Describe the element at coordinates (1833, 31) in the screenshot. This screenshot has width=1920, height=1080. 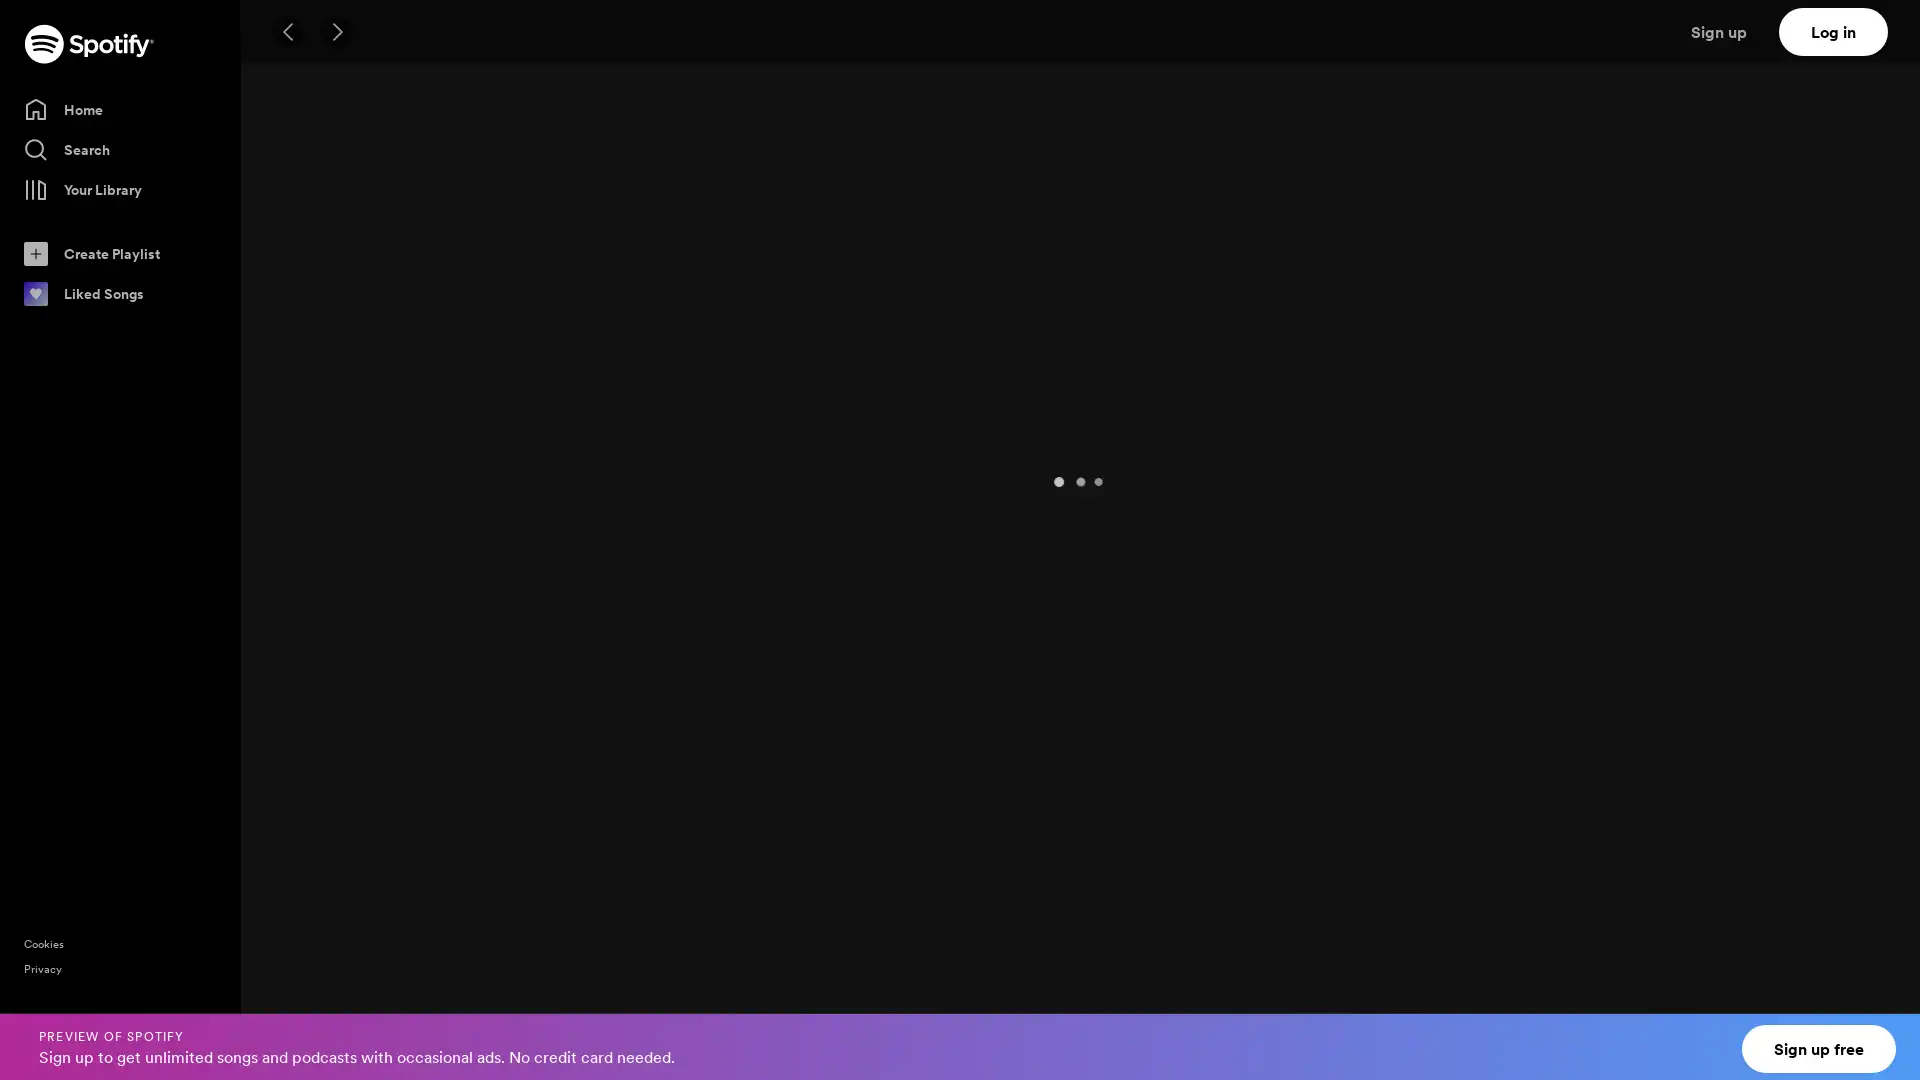
I see `Log in` at that location.